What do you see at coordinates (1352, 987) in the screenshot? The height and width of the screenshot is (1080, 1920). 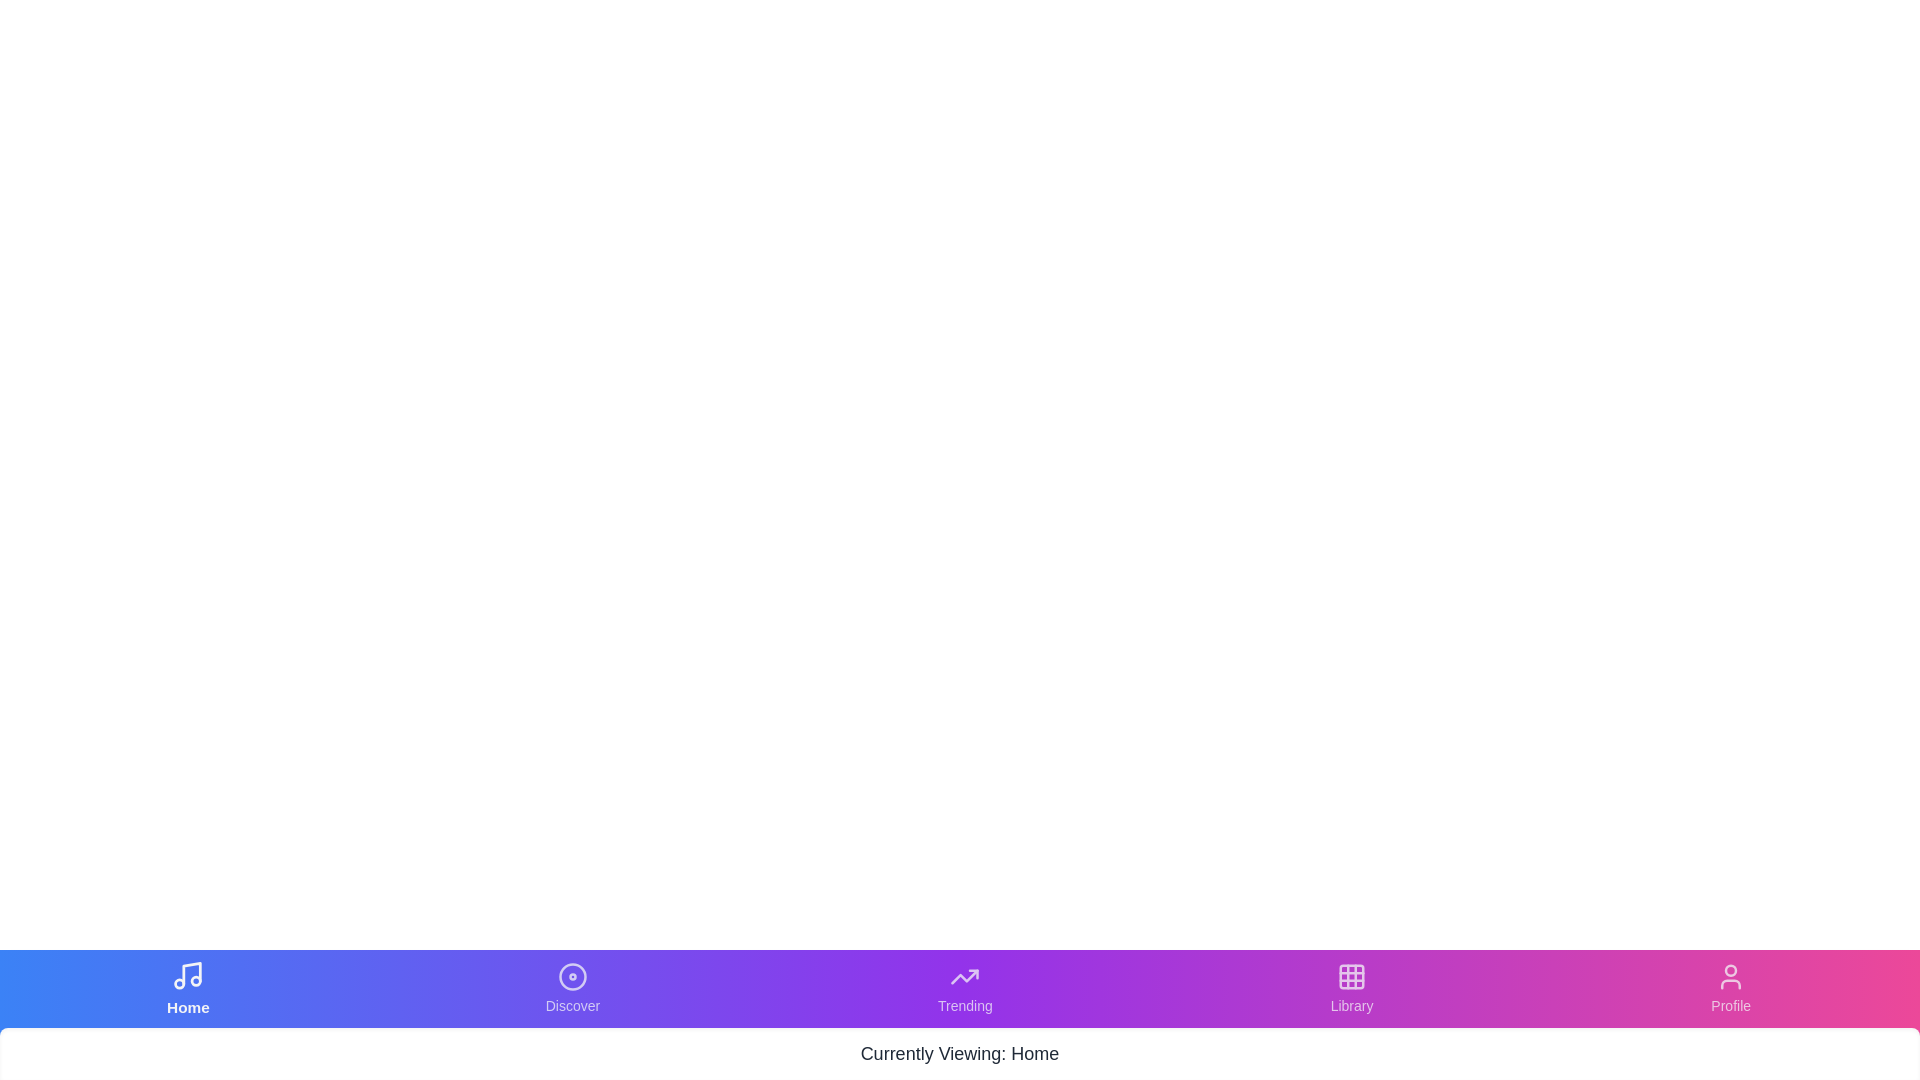 I see `the Library tab to navigate to it` at bounding box center [1352, 987].